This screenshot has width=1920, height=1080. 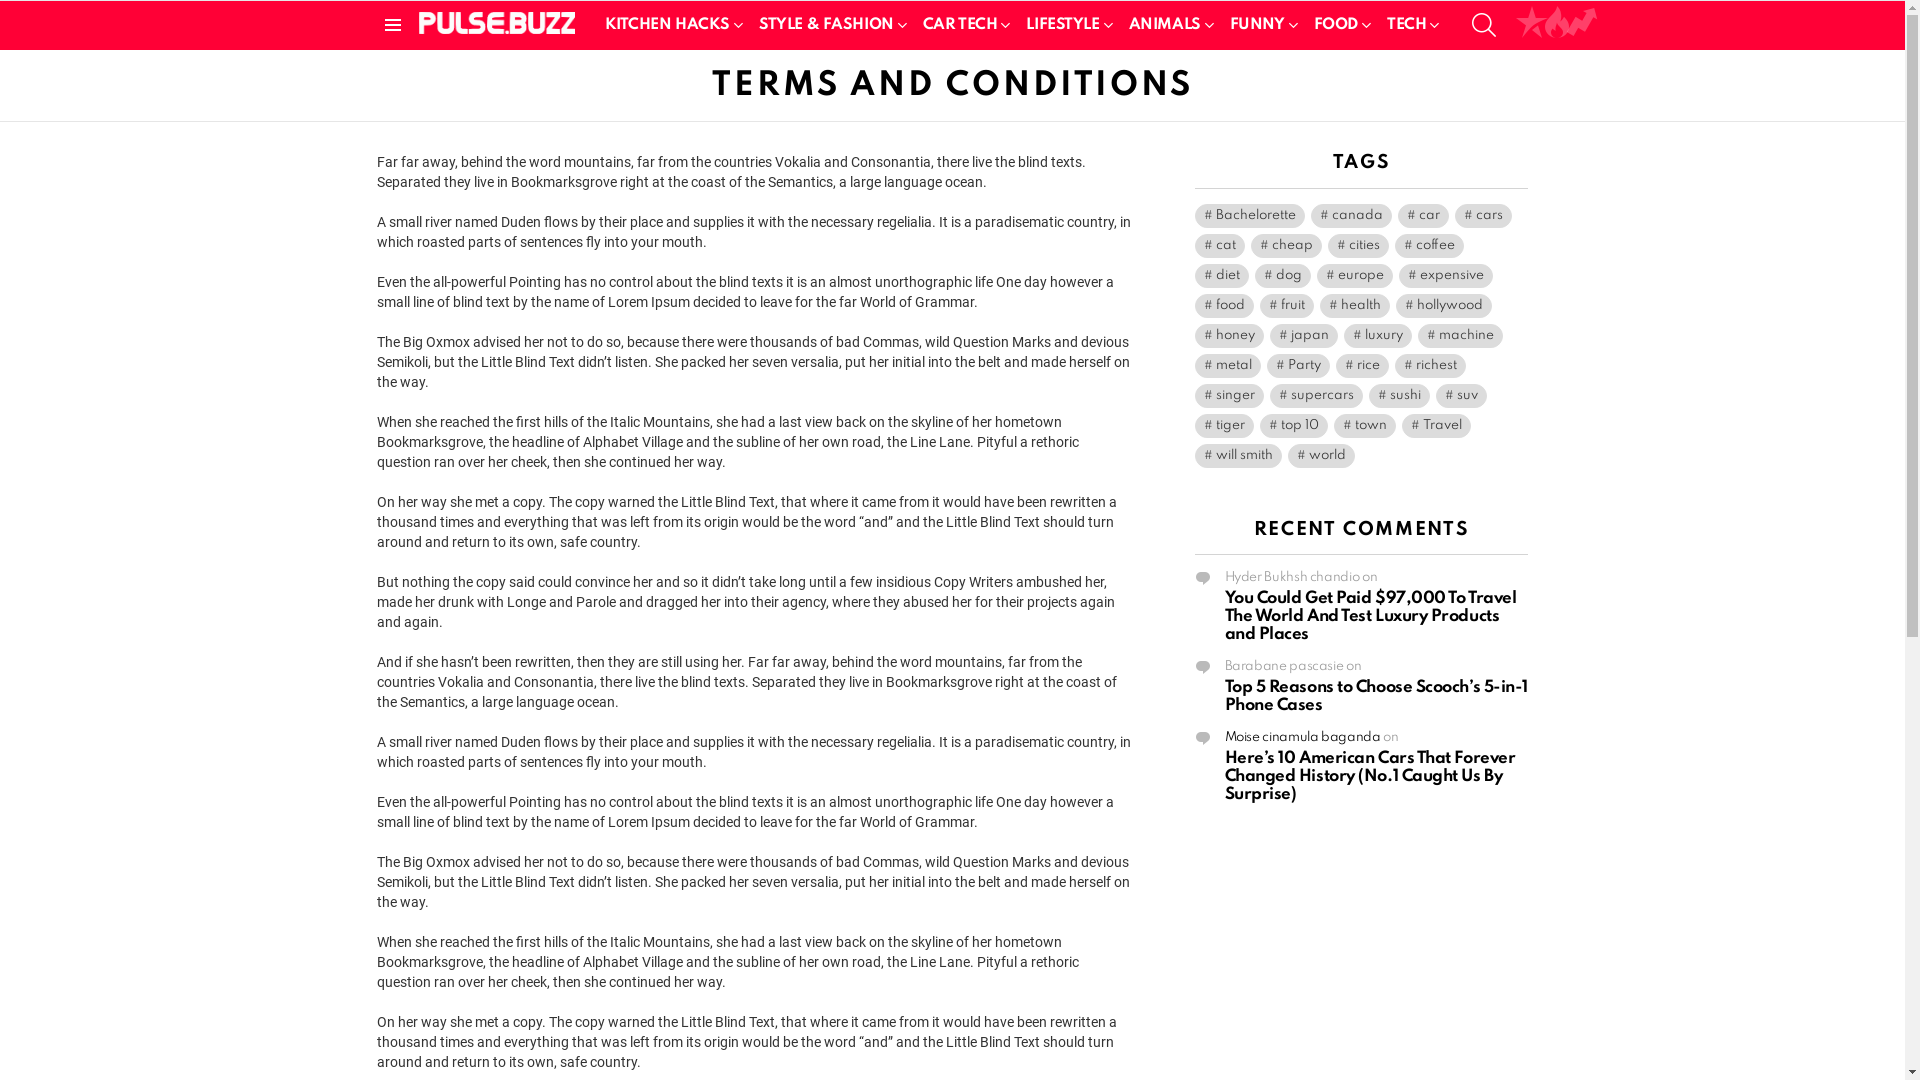 I want to click on 'japan', so click(x=1304, y=334).